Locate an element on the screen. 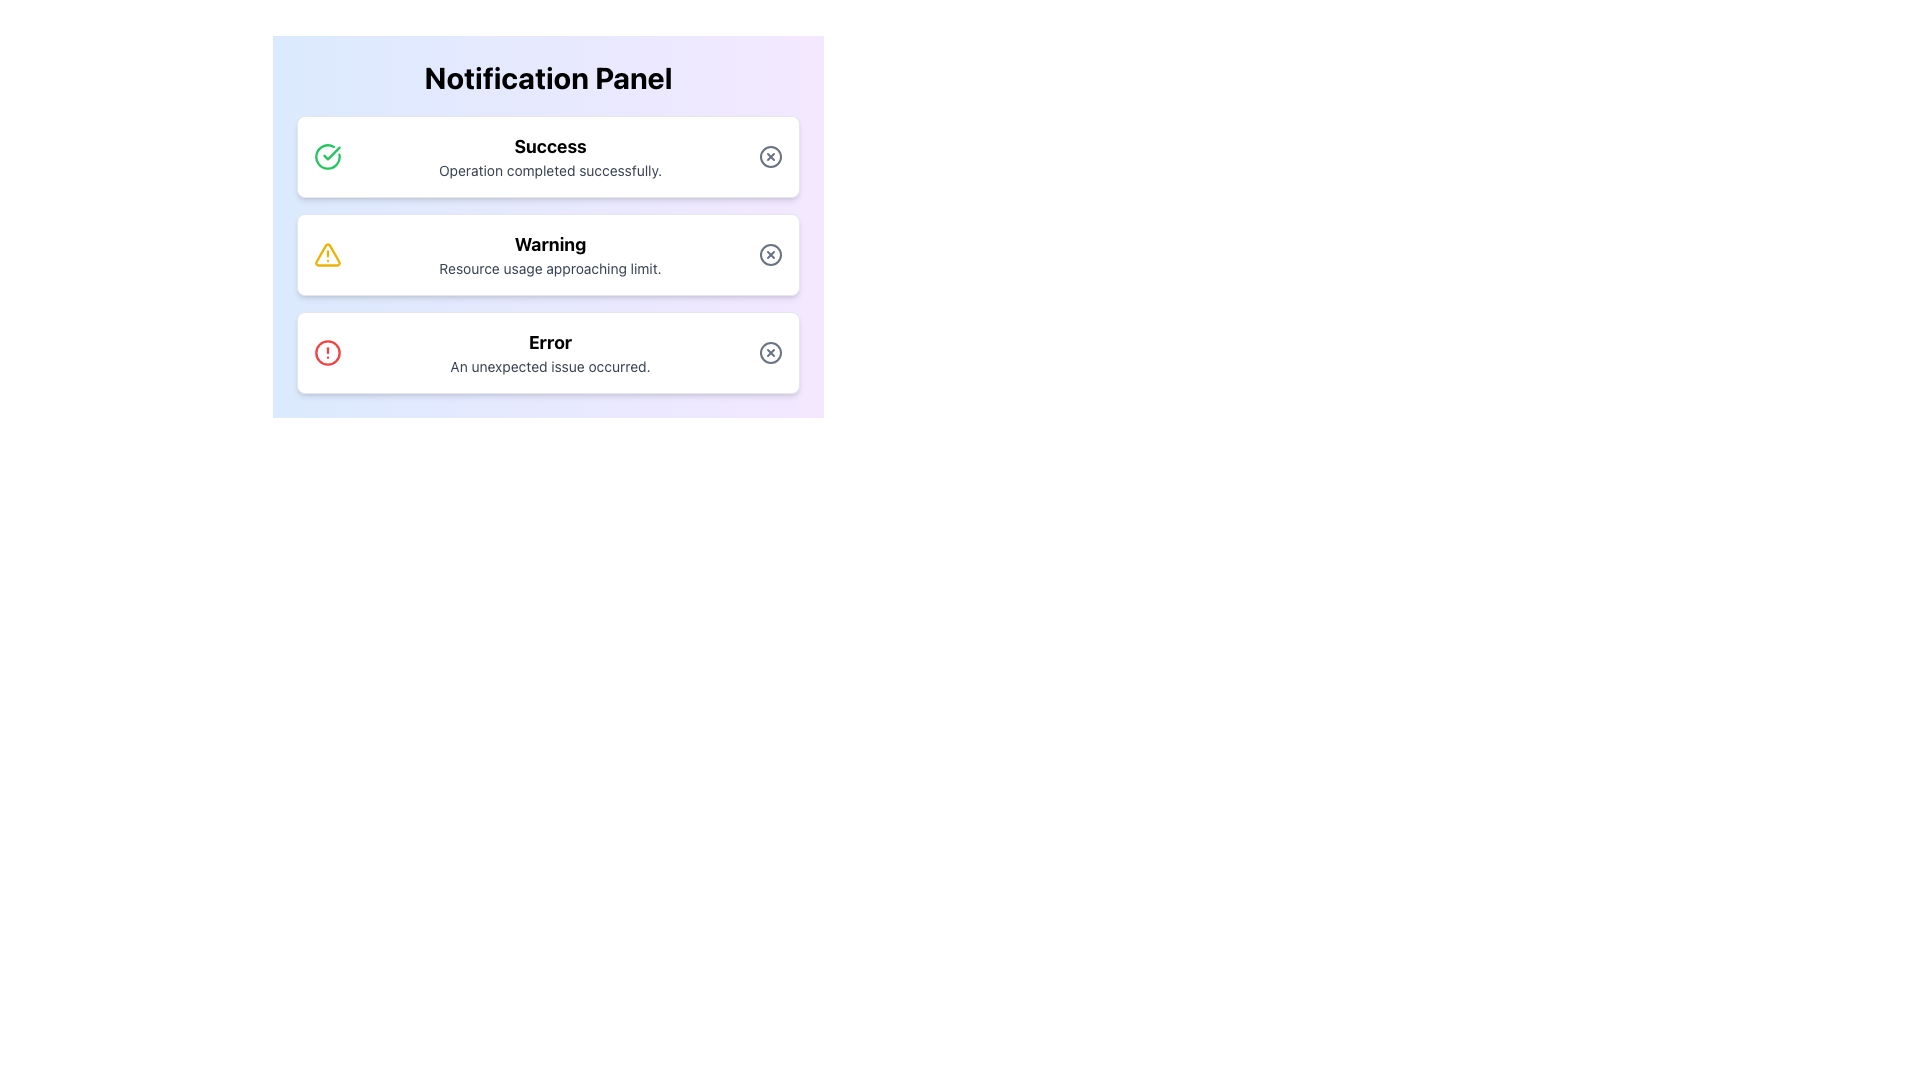 This screenshot has width=1920, height=1080. the warning notification icon, which is the second item in the vertical list of notifications, positioned between a 'Success' notification above and an 'Error' notification below is located at coordinates (327, 253).